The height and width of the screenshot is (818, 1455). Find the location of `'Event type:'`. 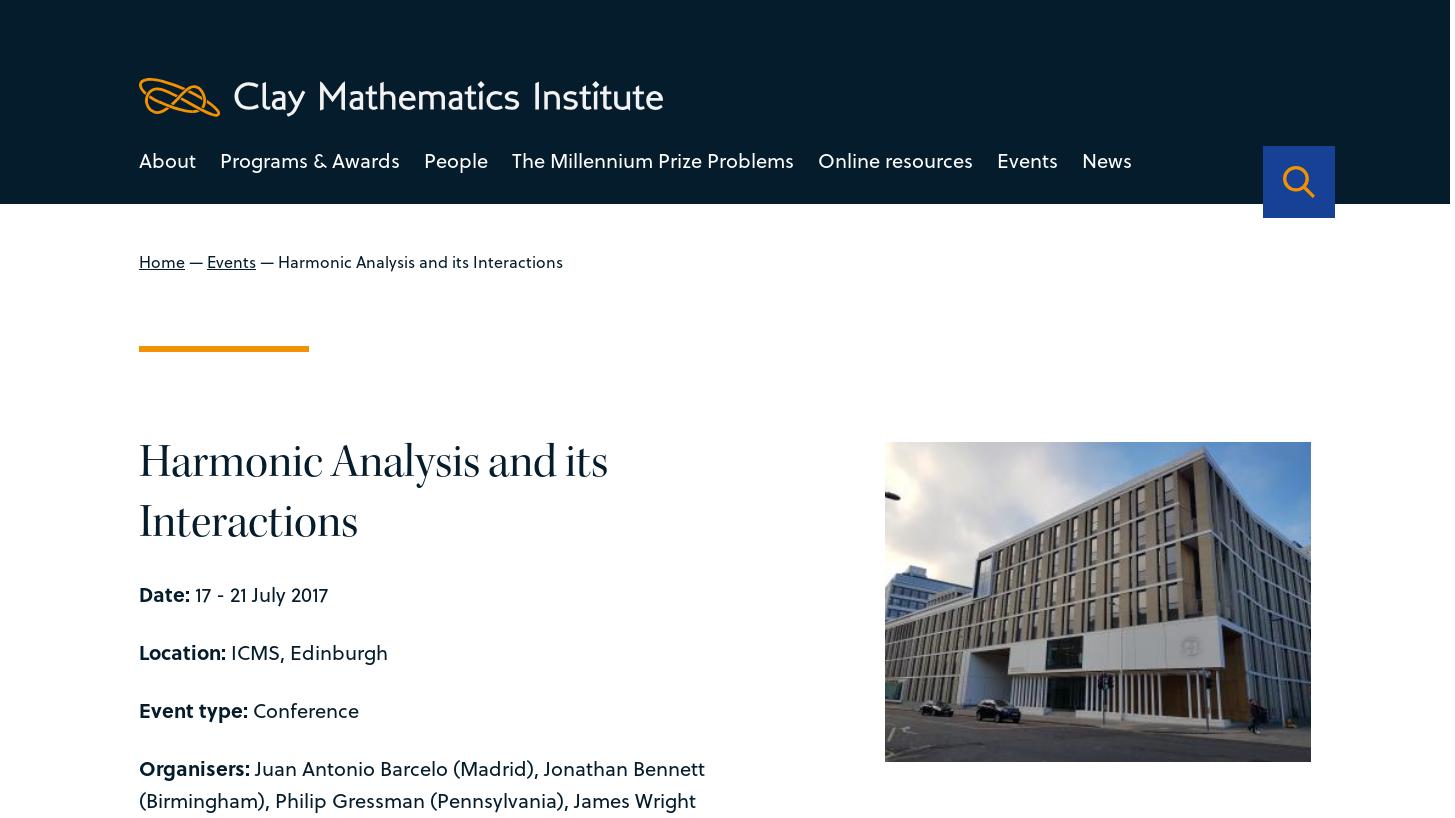

'Event type:' is located at coordinates (193, 707).